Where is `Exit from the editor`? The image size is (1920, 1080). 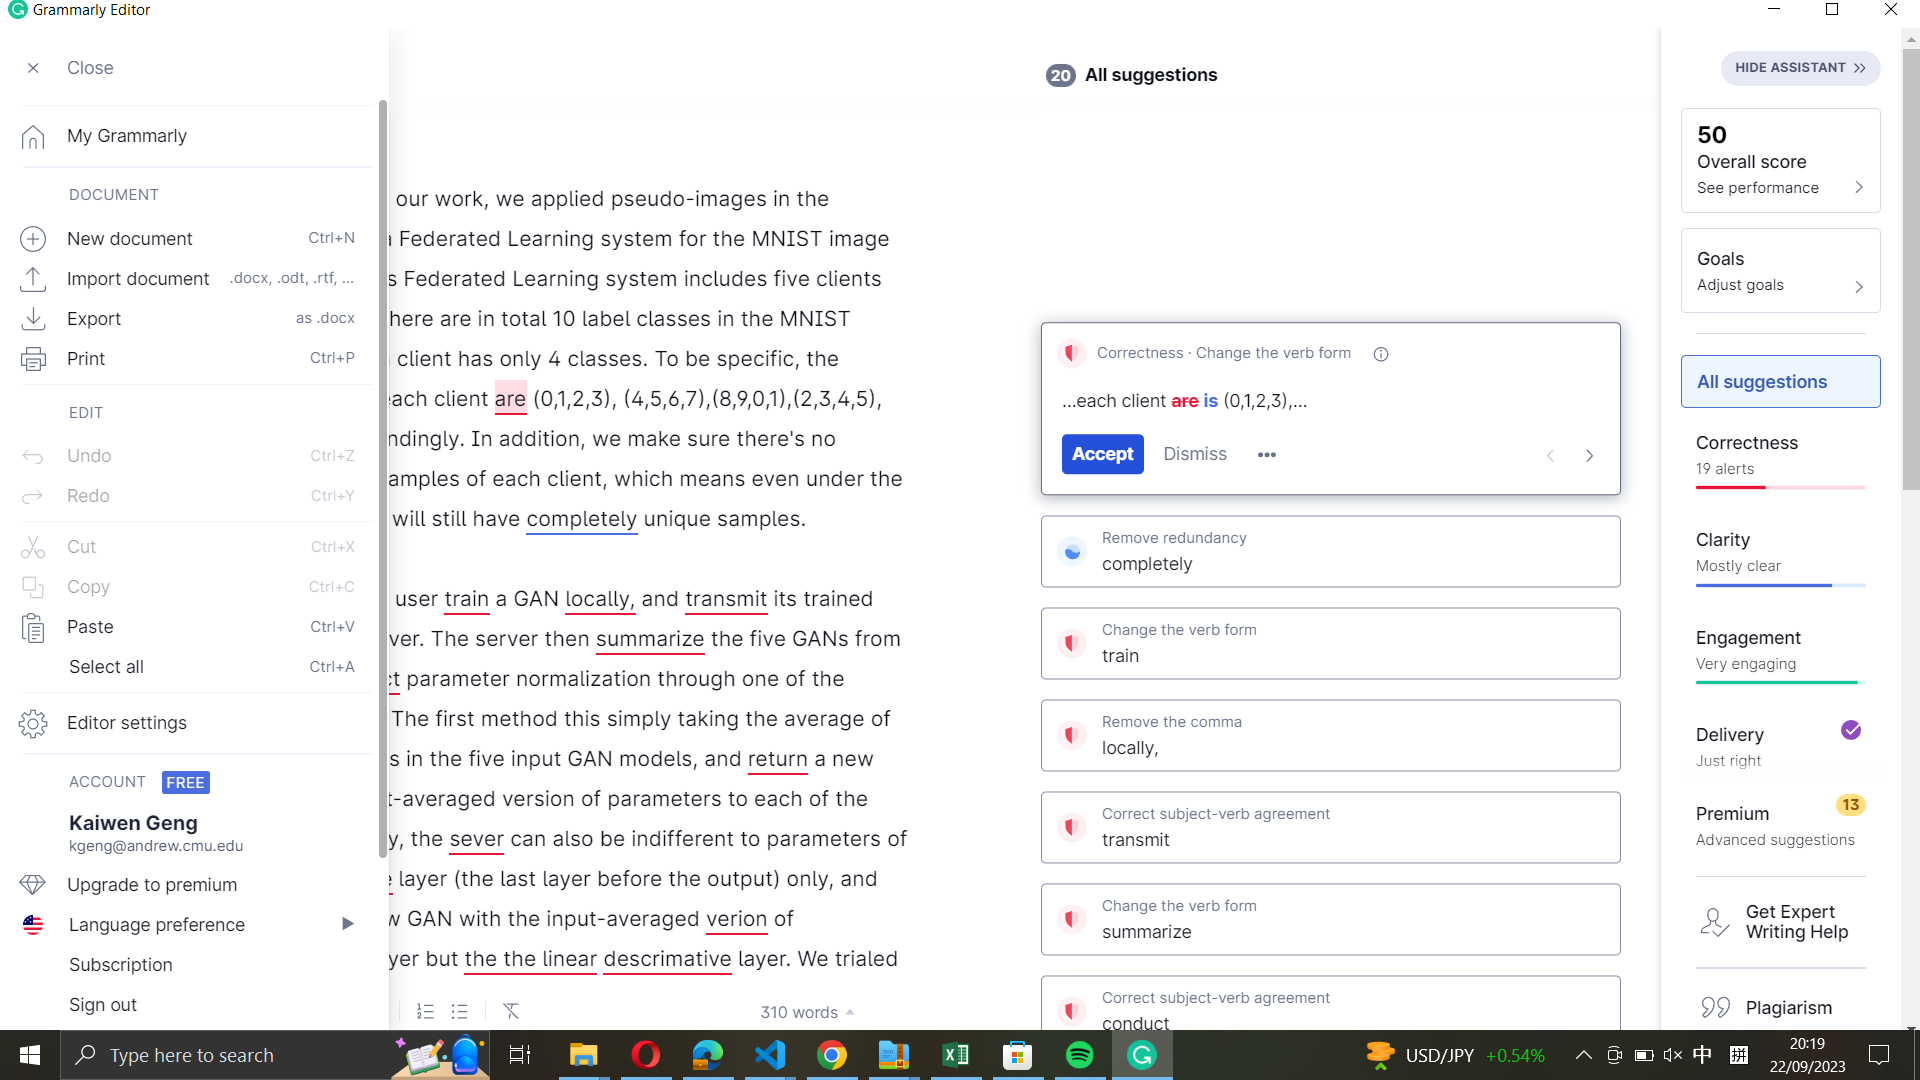 Exit from the editor is located at coordinates (193, 1007).